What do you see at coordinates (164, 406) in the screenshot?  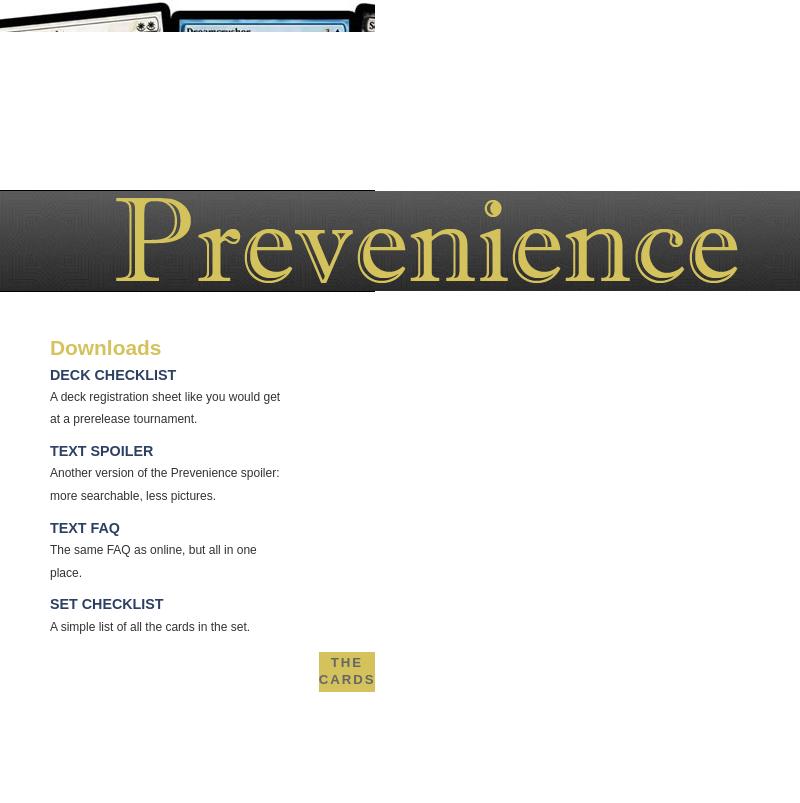 I see `'A deck registration sheet like you would get at a prerelease tournament.'` at bounding box center [164, 406].